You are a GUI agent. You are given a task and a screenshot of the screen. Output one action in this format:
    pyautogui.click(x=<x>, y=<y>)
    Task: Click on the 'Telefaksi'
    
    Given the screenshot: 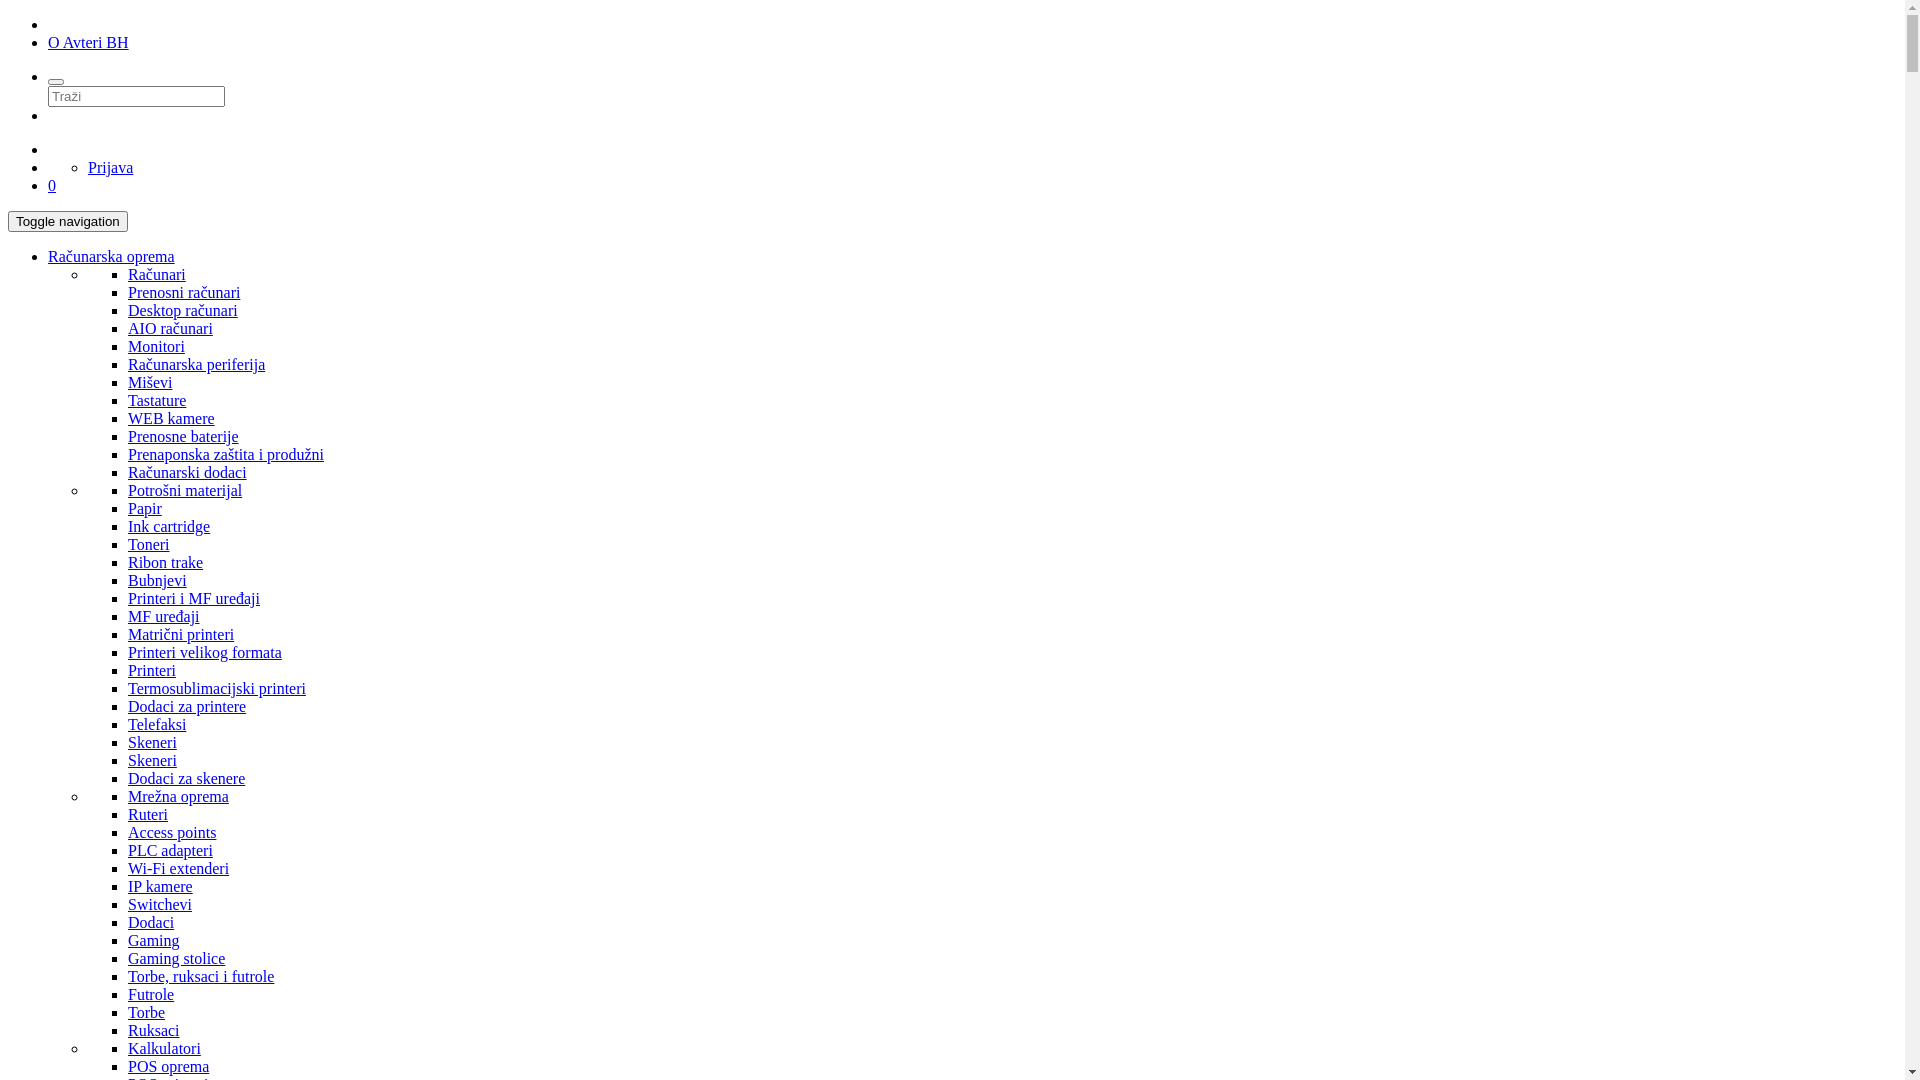 What is the action you would take?
    pyautogui.click(x=156, y=724)
    